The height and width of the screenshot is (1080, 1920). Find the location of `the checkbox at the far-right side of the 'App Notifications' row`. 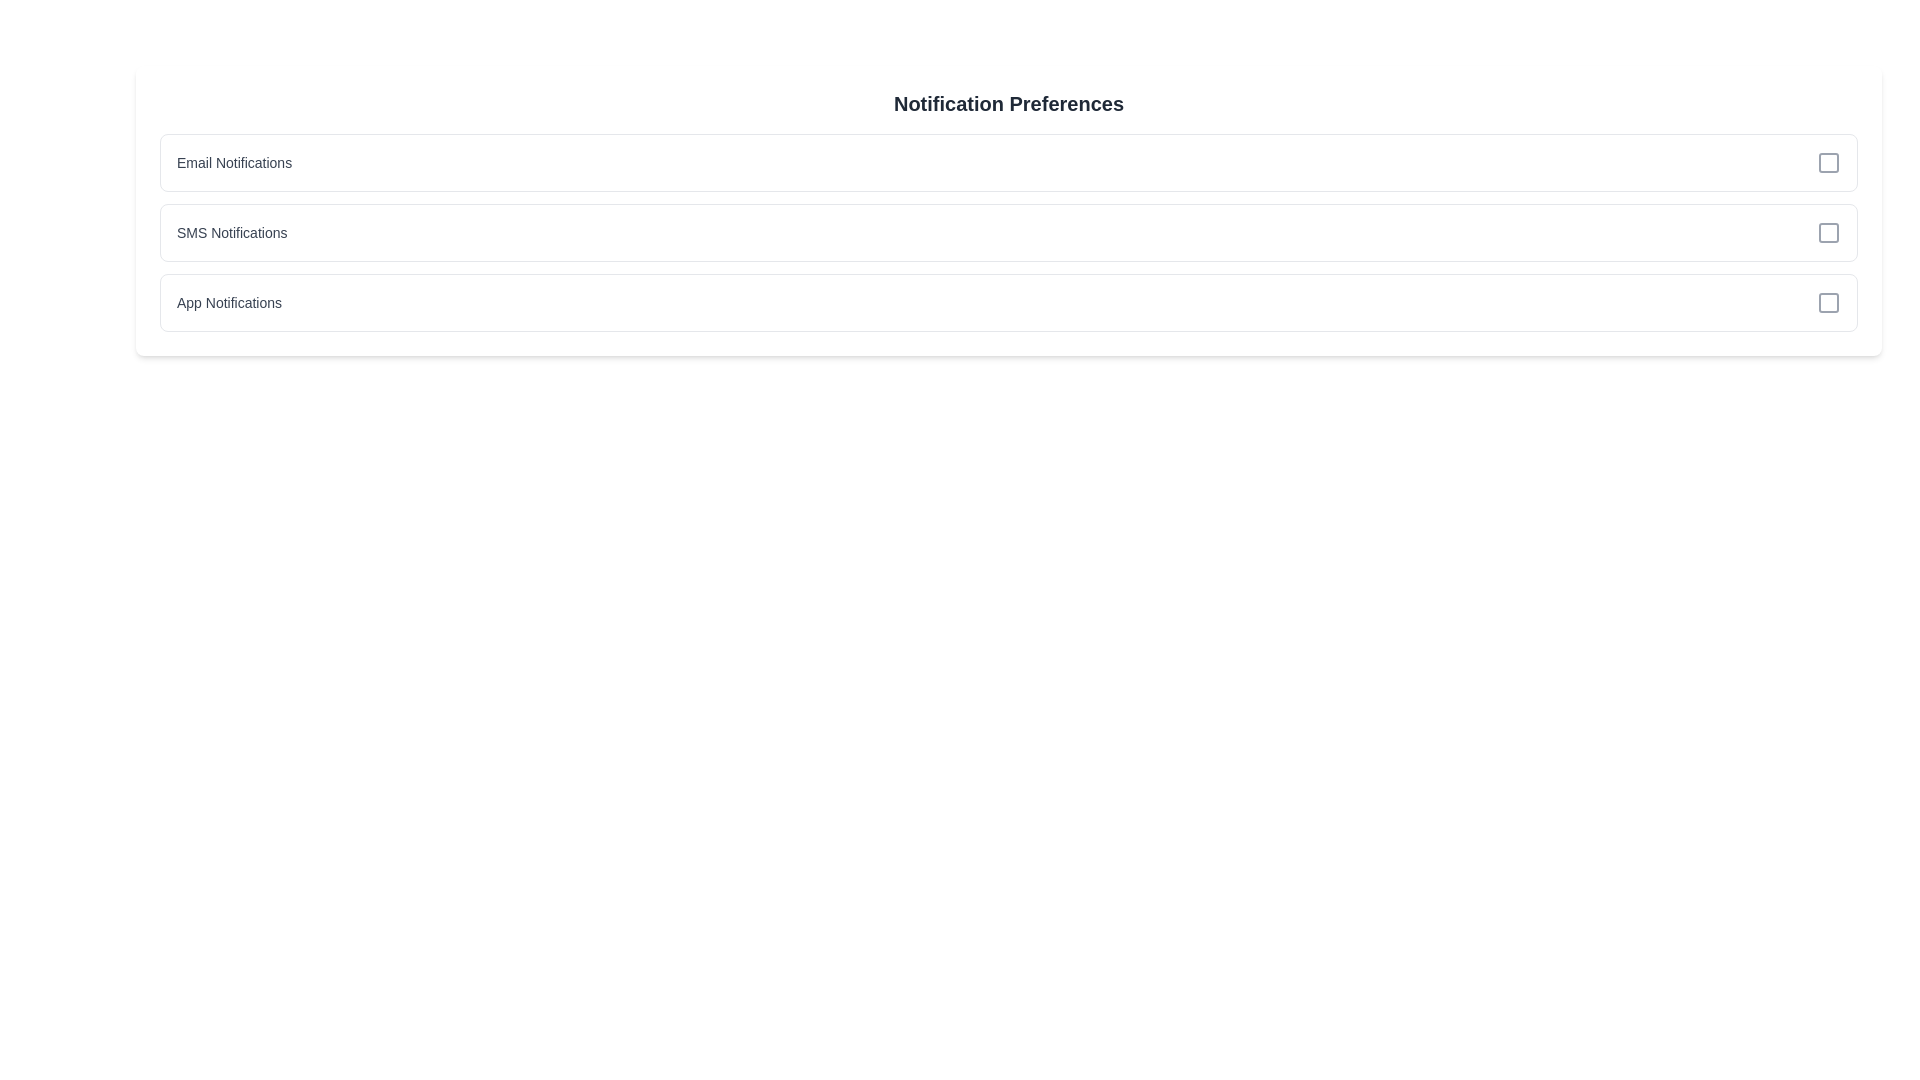

the checkbox at the far-right side of the 'App Notifications' row is located at coordinates (1828, 303).